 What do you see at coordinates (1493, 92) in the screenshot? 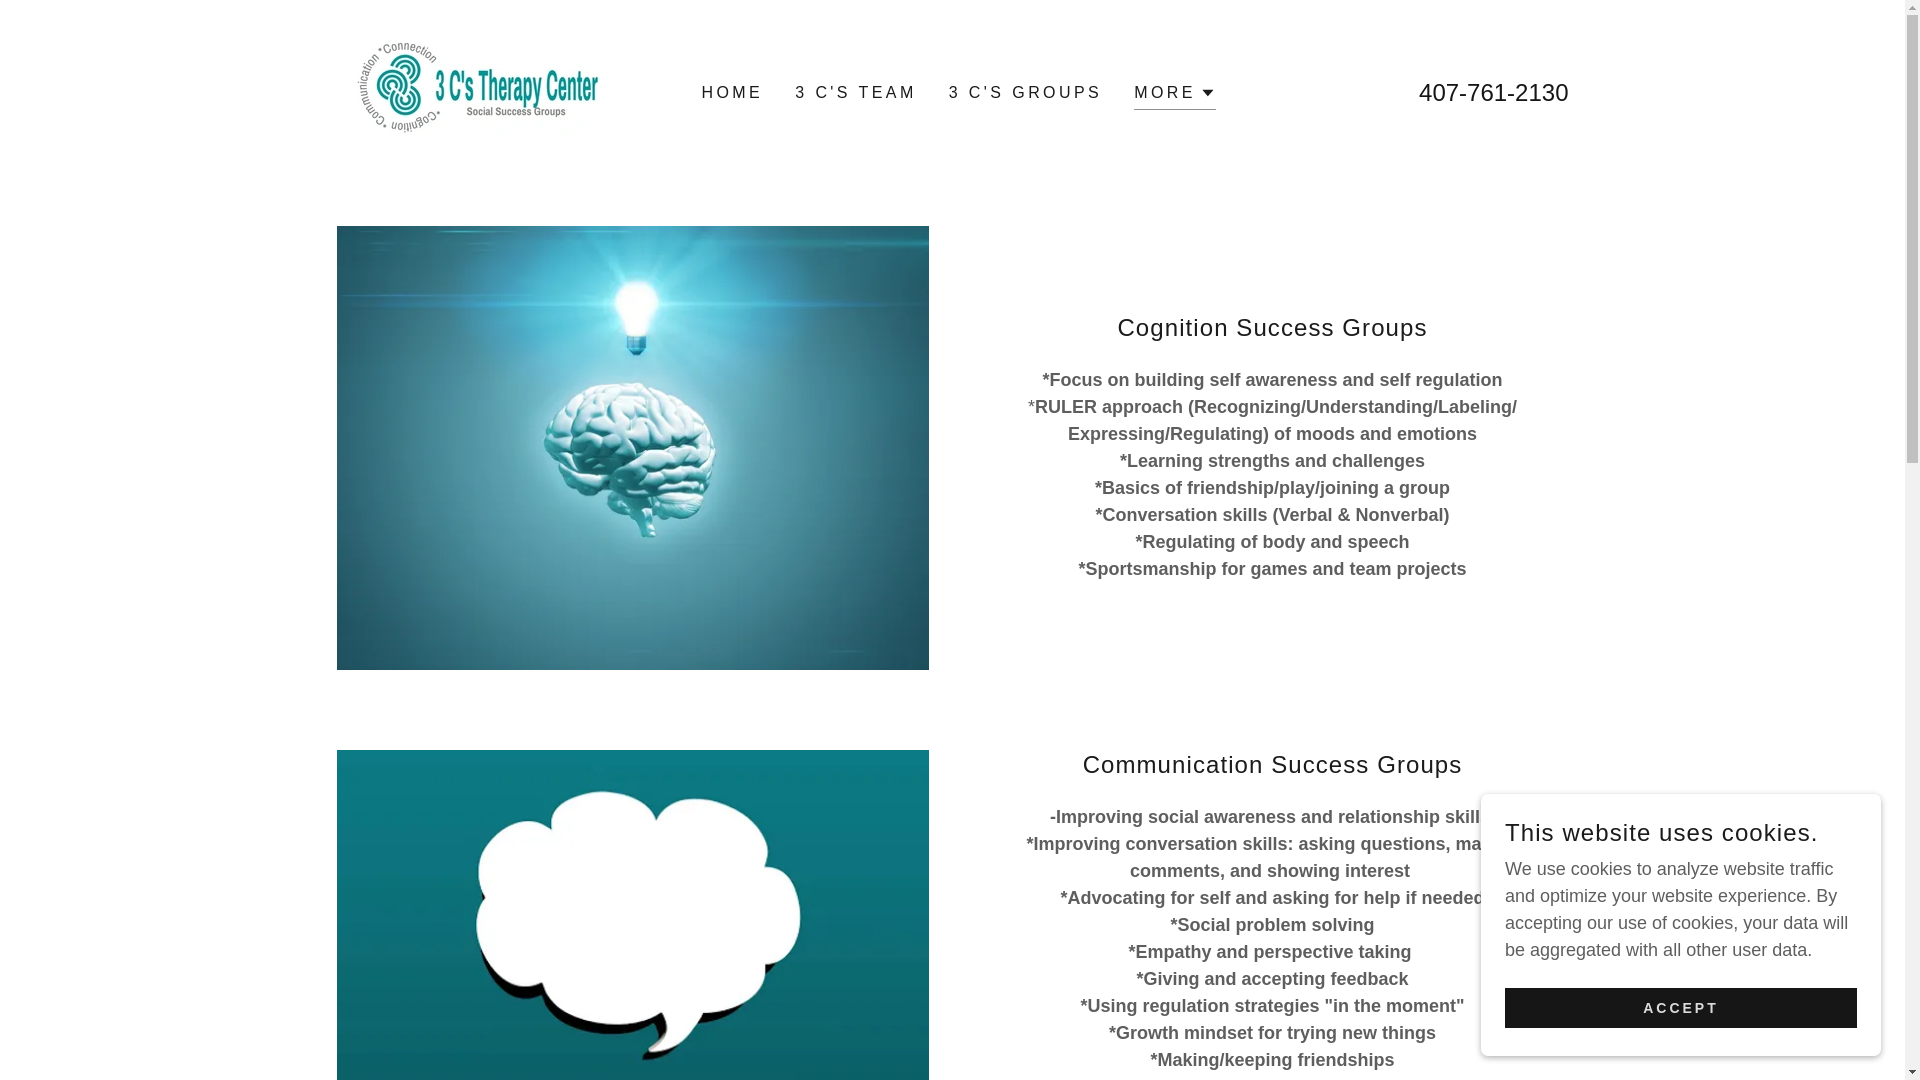
I see `'407-761-2130'` at bounding box center [1493, 92].